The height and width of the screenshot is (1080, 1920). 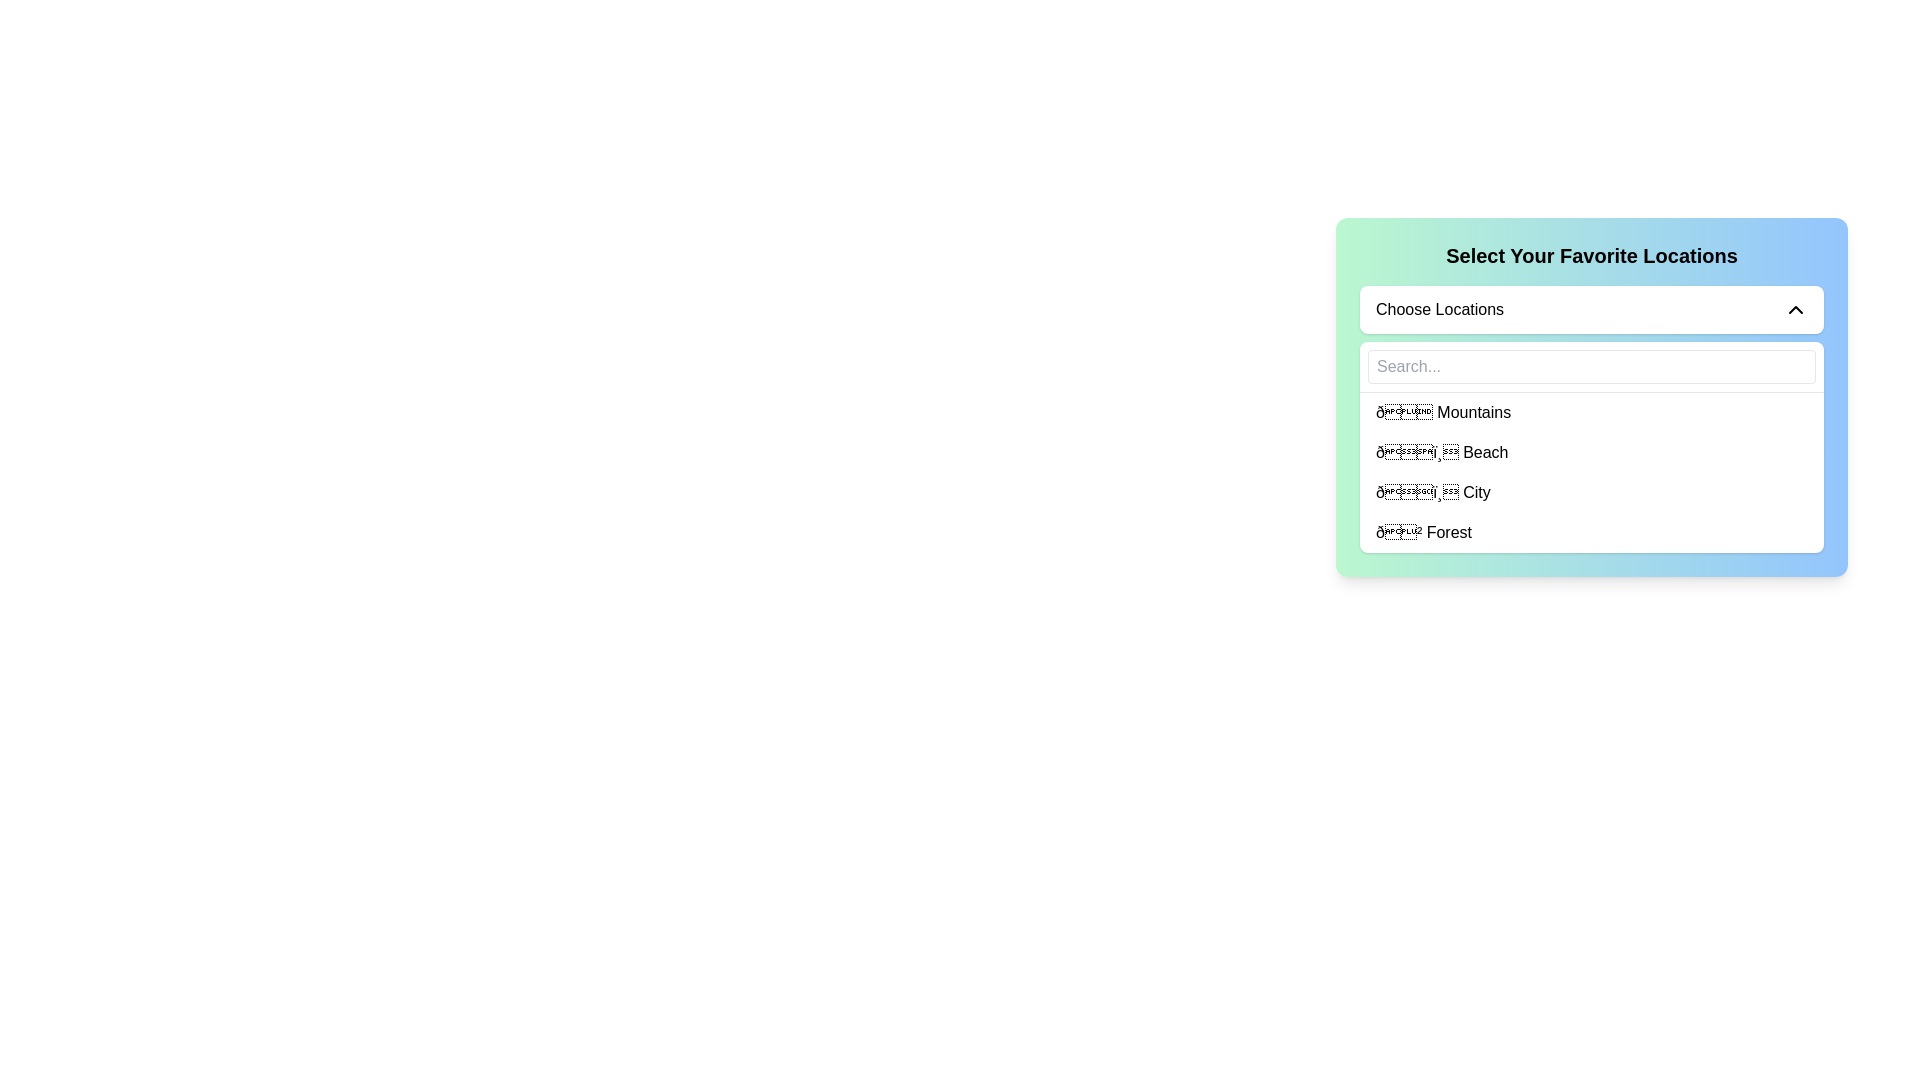 I want to click on the first selectable option in the dropdown menu titled 'Select Your Favorite Locations', so click(x=1443, y=411).